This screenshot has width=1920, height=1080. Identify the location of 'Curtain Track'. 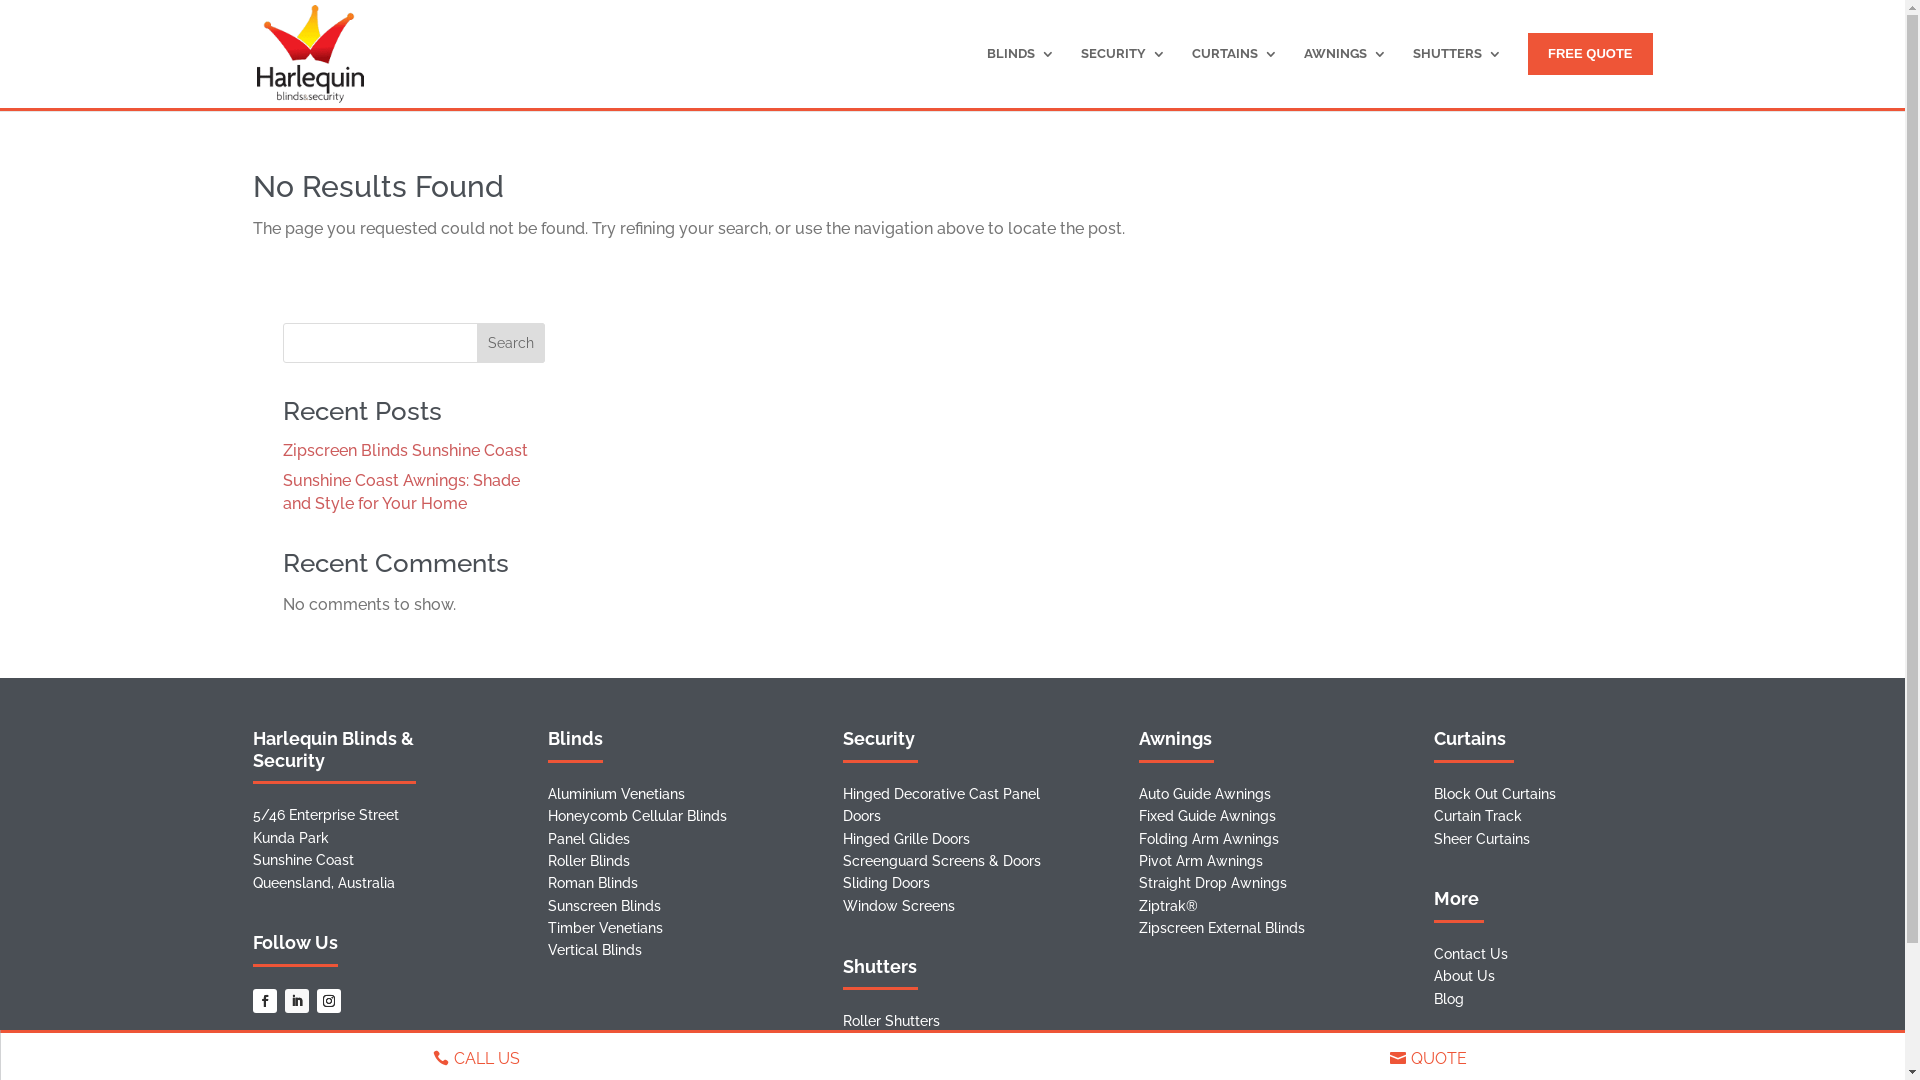
(1478, 816).